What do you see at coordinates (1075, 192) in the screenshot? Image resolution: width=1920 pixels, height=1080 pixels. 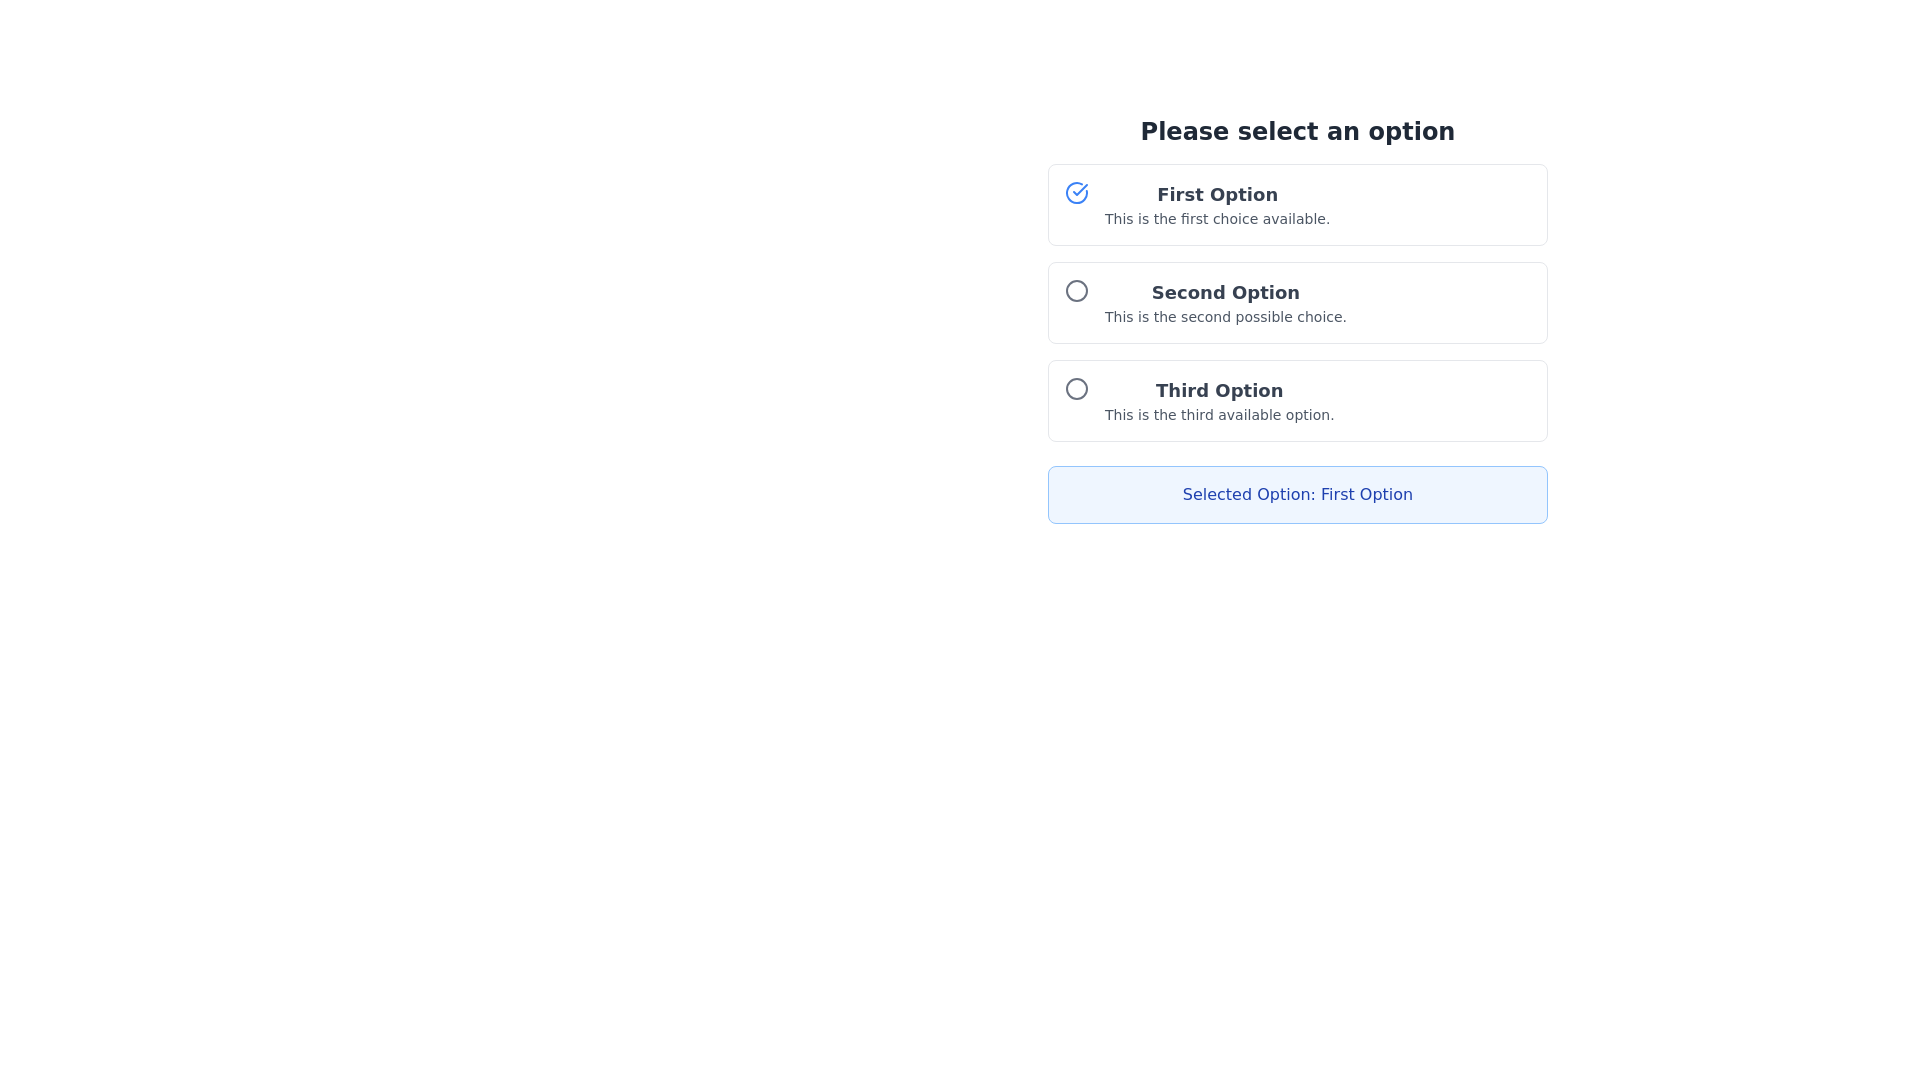 I see `the selection indicator icon located to the left of the 'First Option' label in the vertically stacked selectable list` at bounding box center [1075, 192].